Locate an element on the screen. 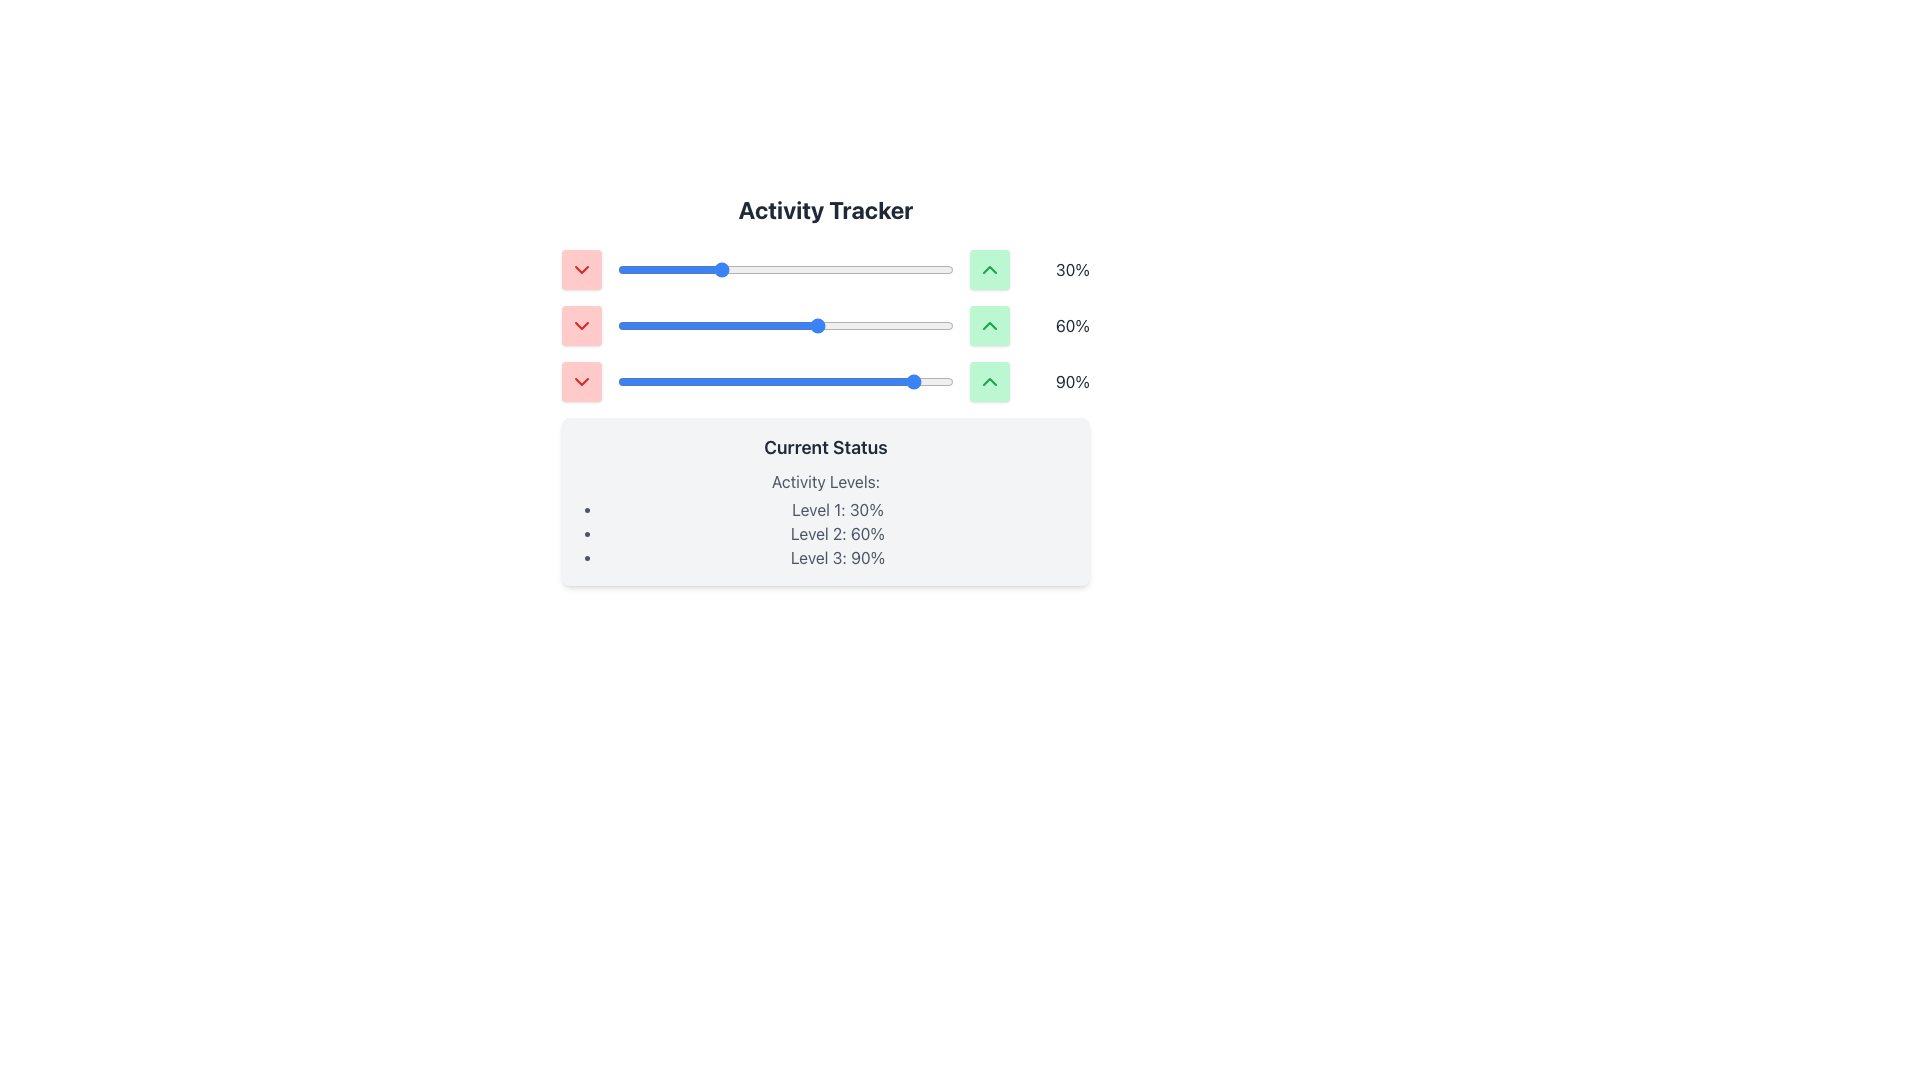 This screenshot has height=1080, width=1920. the green button with rounded corners and a central upward-pointing chevron icon to increment the associated value is located at coordinates (989, 381).